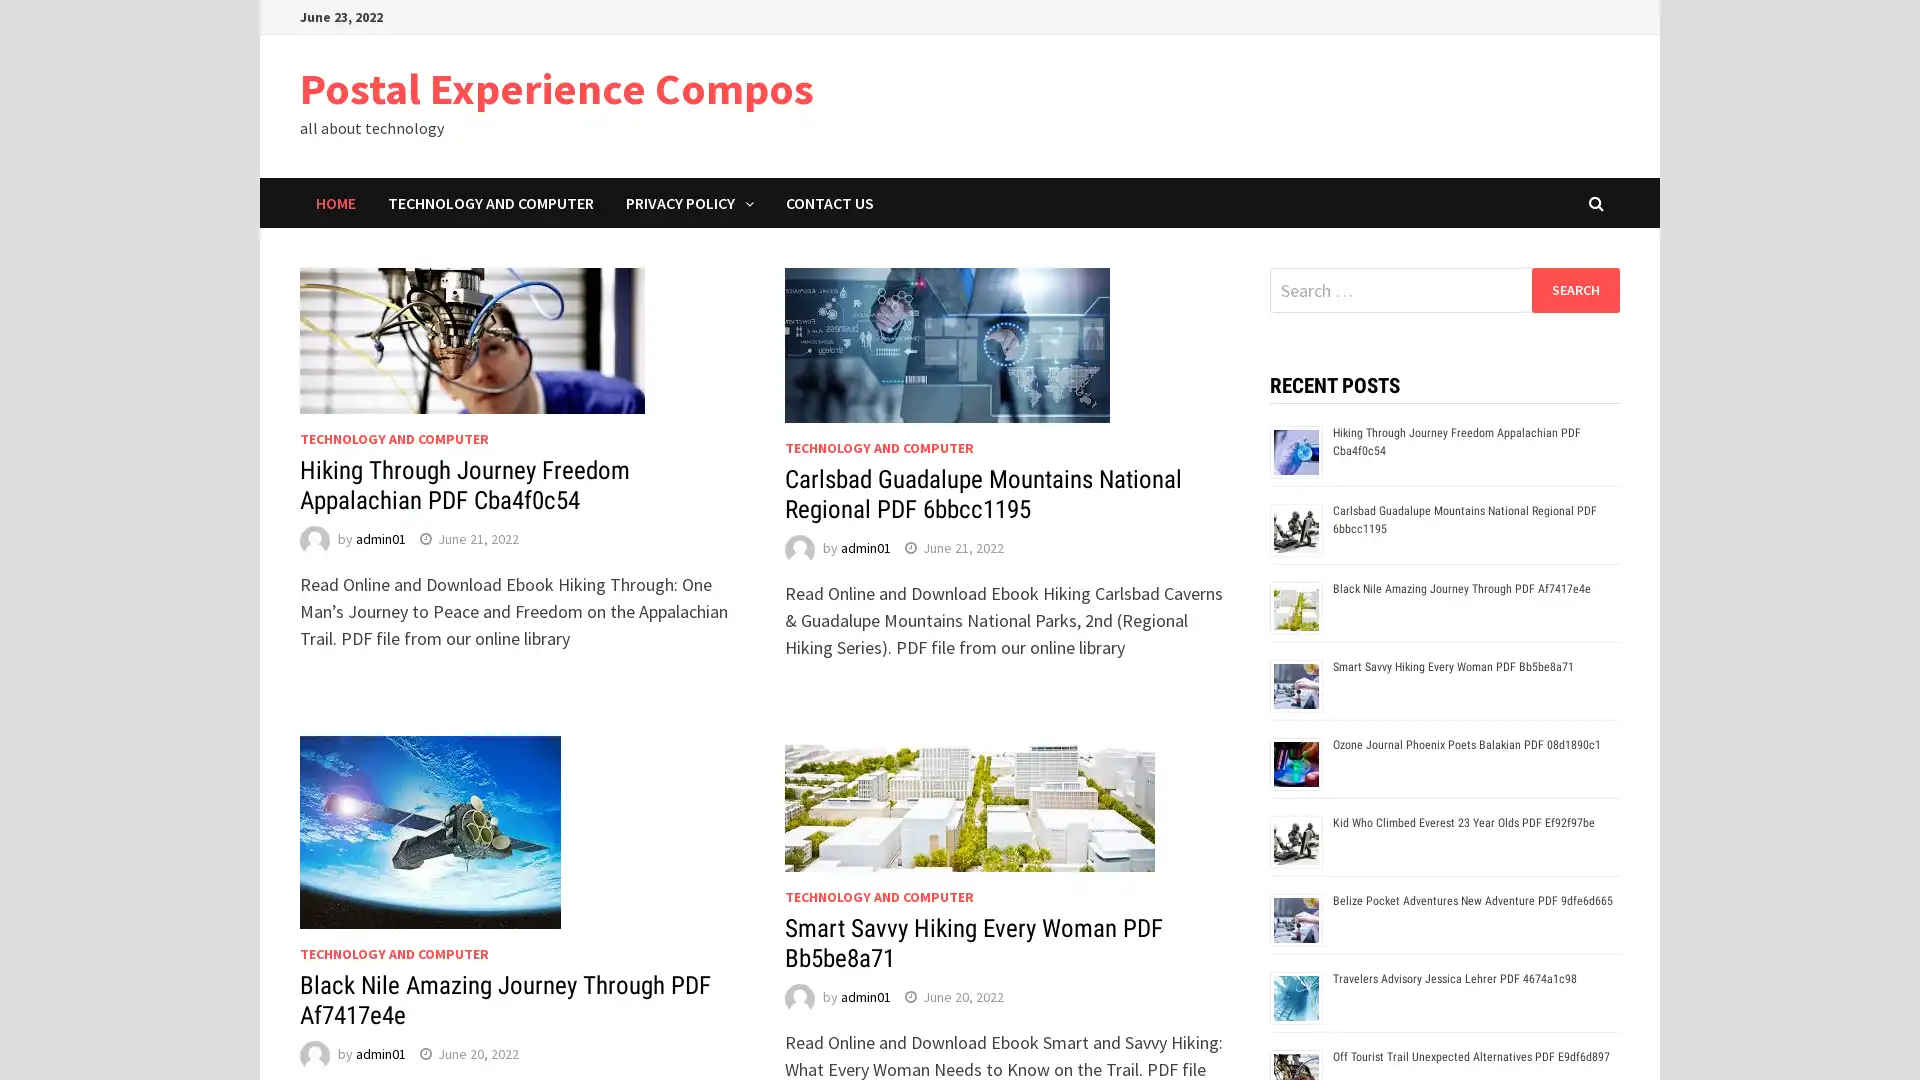  I want to click on Search, so click(1574, 289).